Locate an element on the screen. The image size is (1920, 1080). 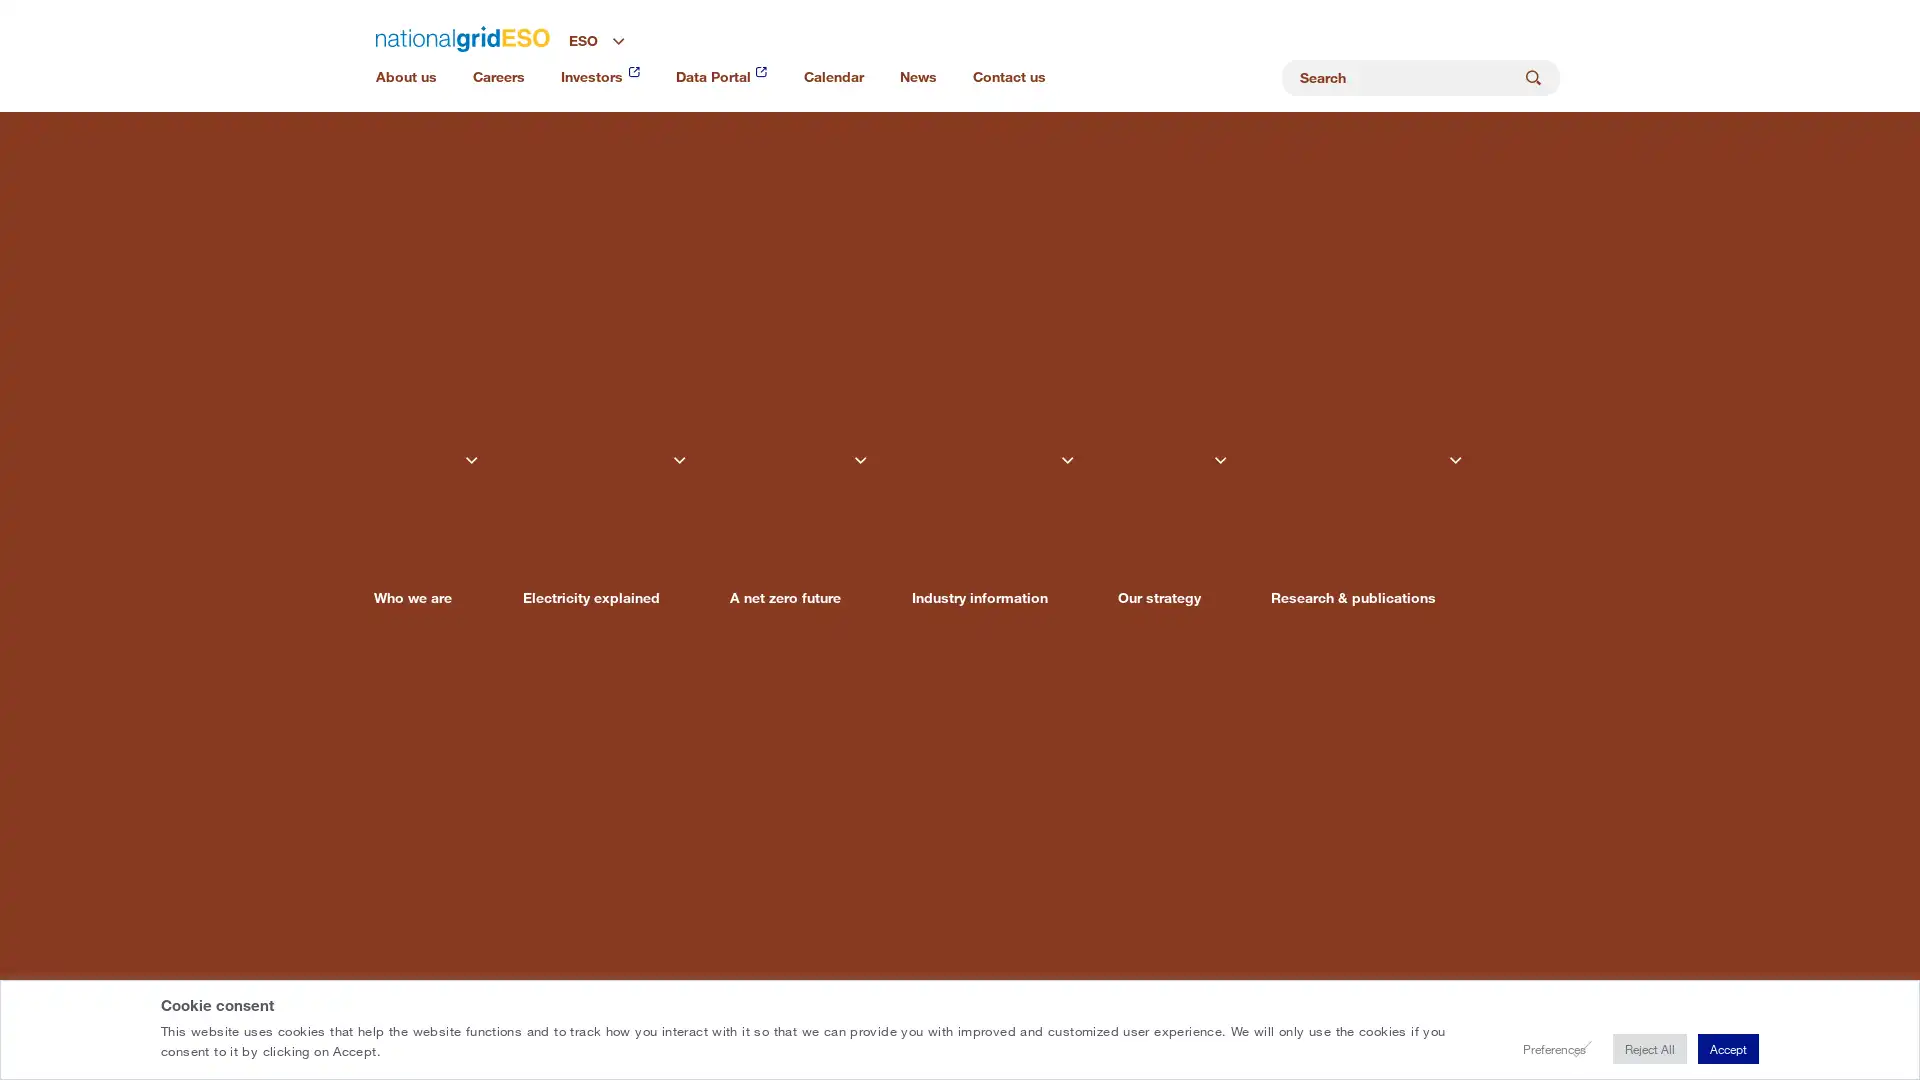
Reject All is located at coordinates (1631, 1048).